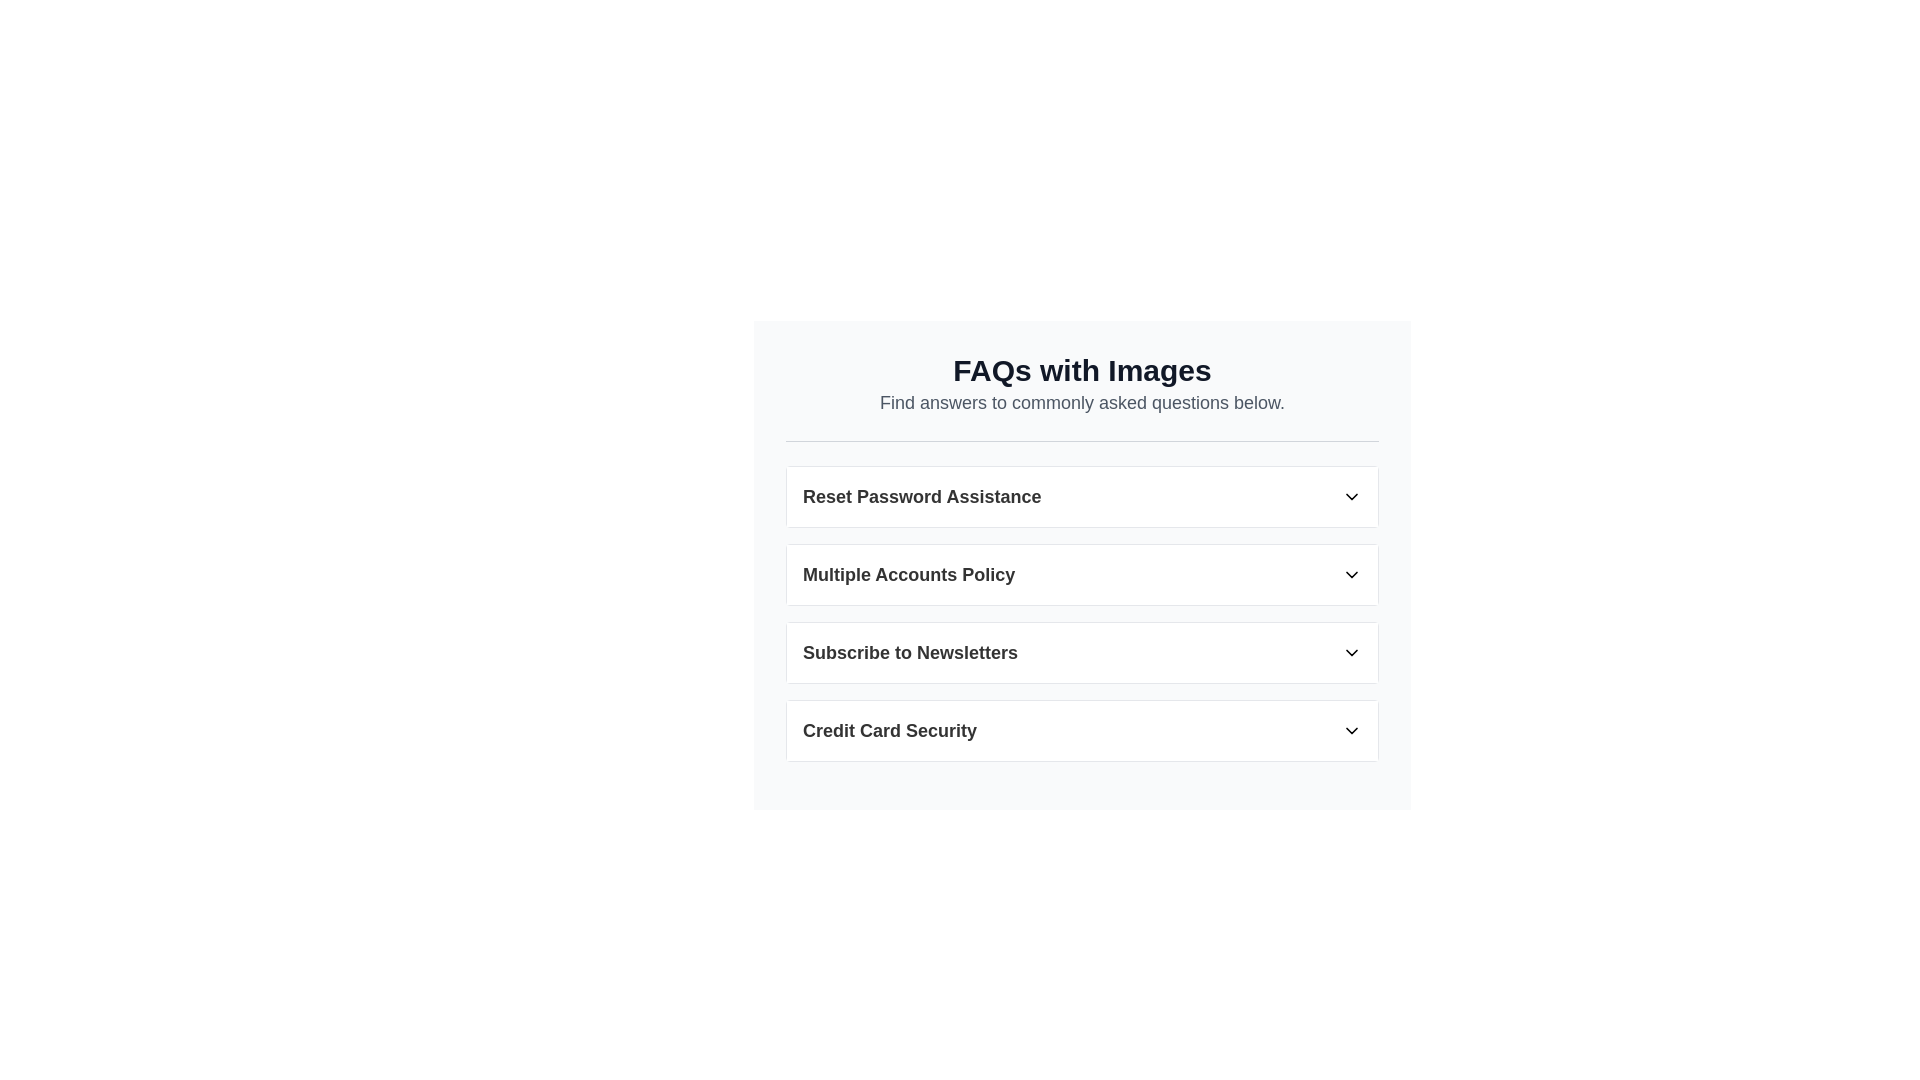 The width and height of the screenshot is (1920, 1080). I want to click on the Dropdown menu item for 'Multiple Accounts Policy' located in the 'FAQs with Images' section, so click(1081, 600).